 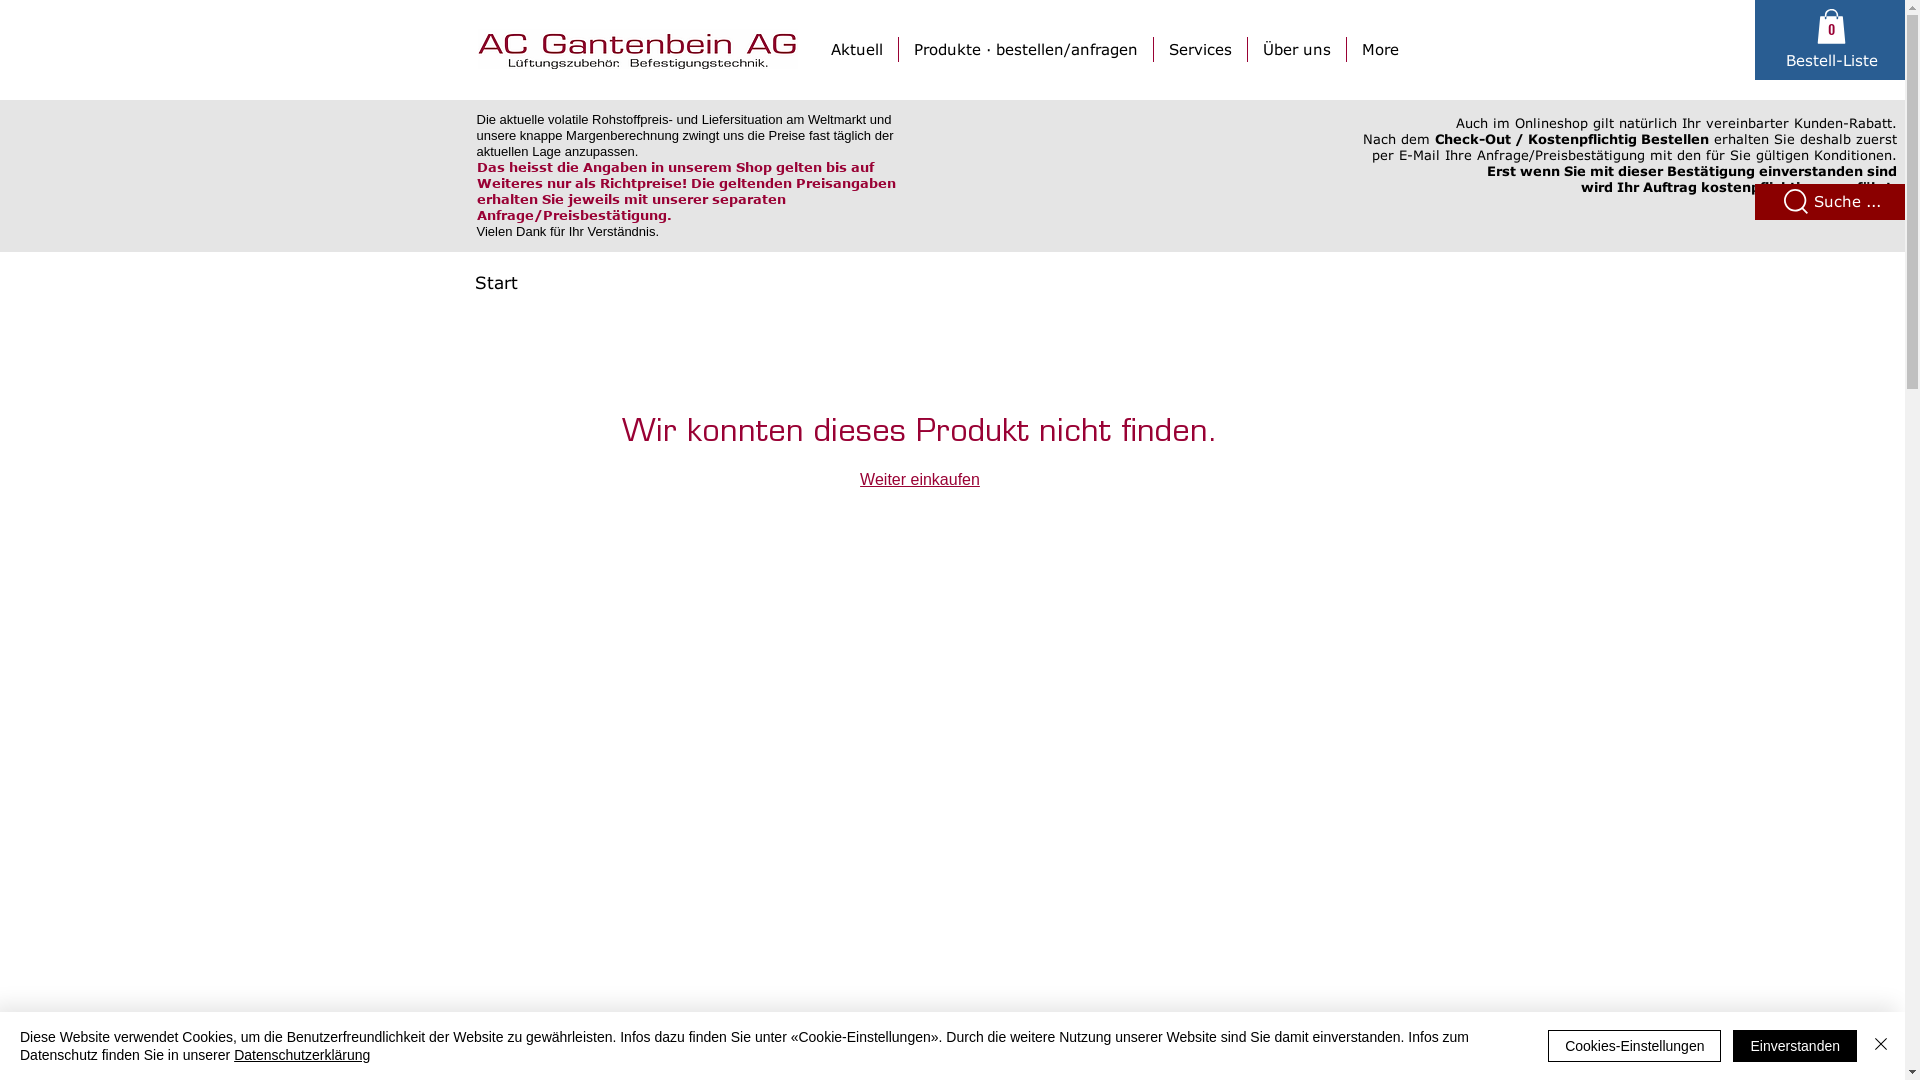 What do you see at coordinates (1817, 26) in the screenshot?
I see `'0'` at bounding box center [1817, 26].